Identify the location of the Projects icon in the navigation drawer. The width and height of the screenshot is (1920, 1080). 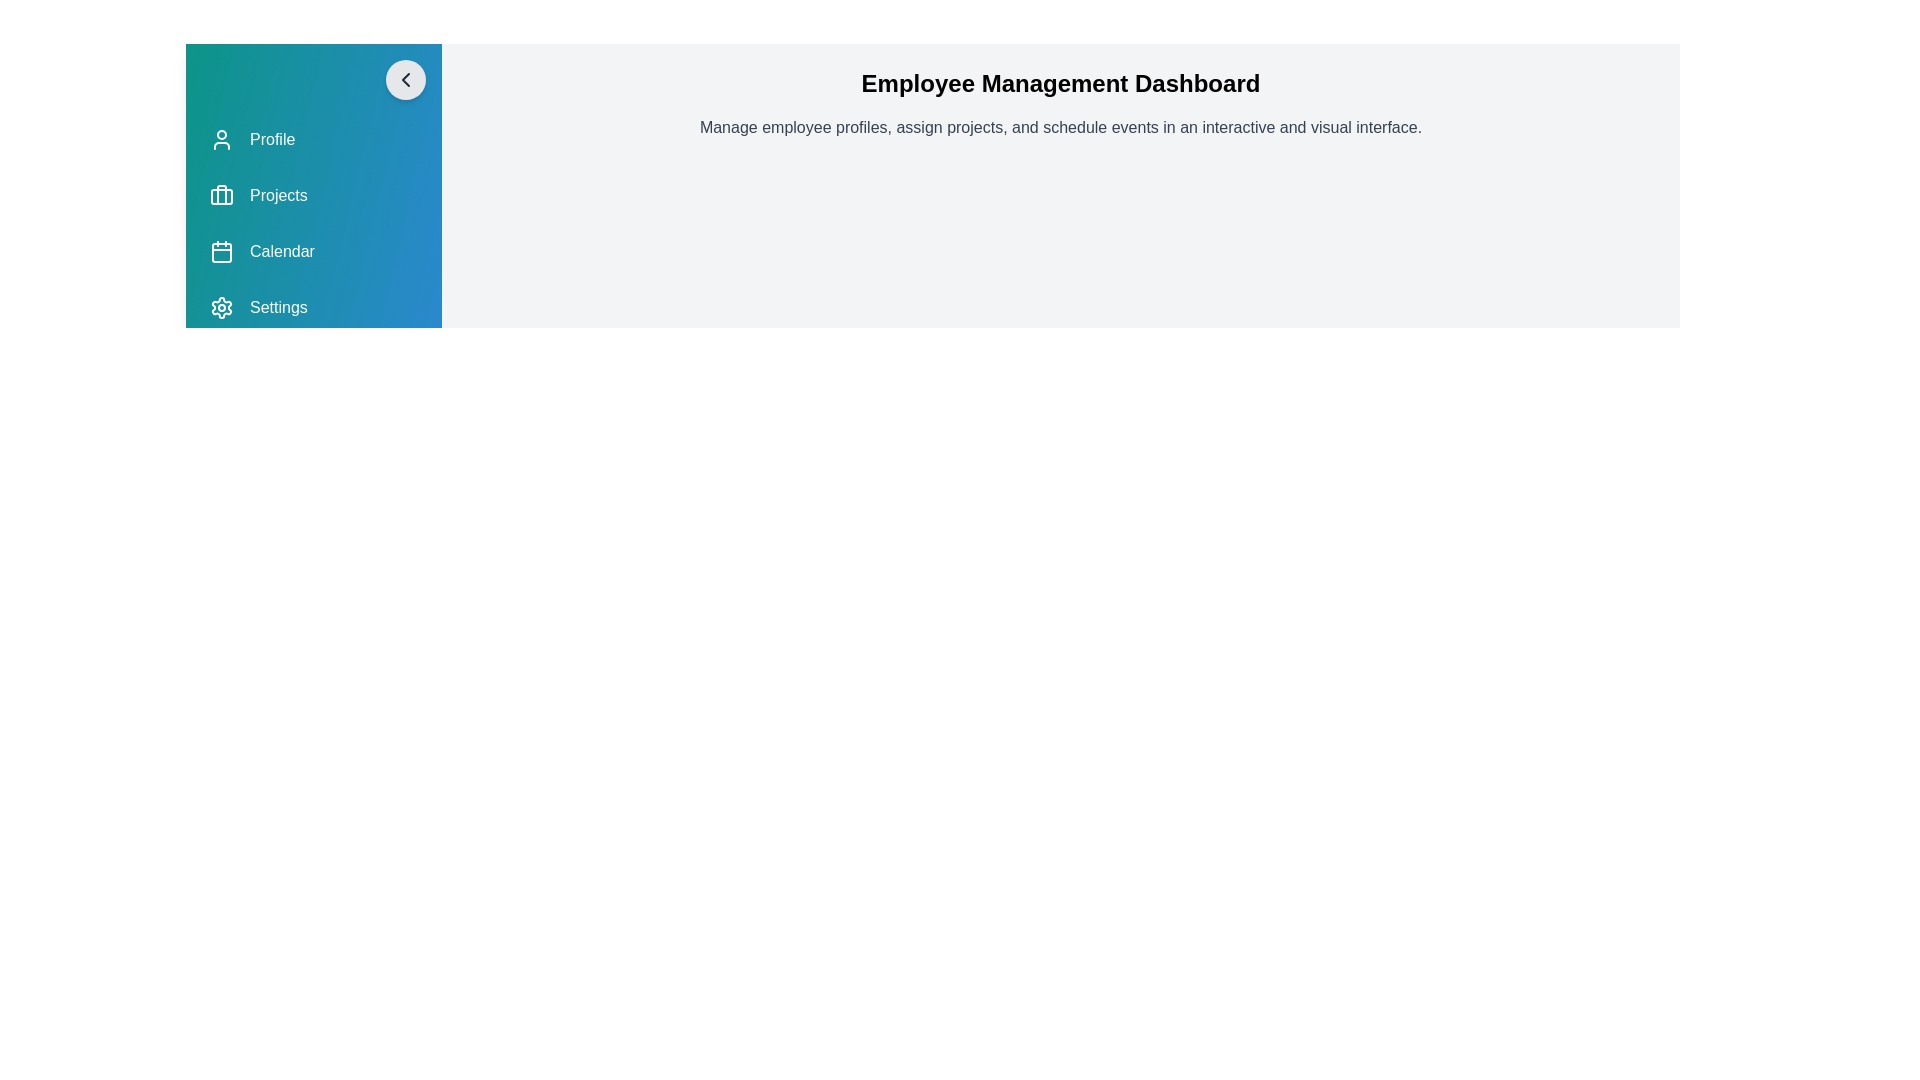
(221, 196).